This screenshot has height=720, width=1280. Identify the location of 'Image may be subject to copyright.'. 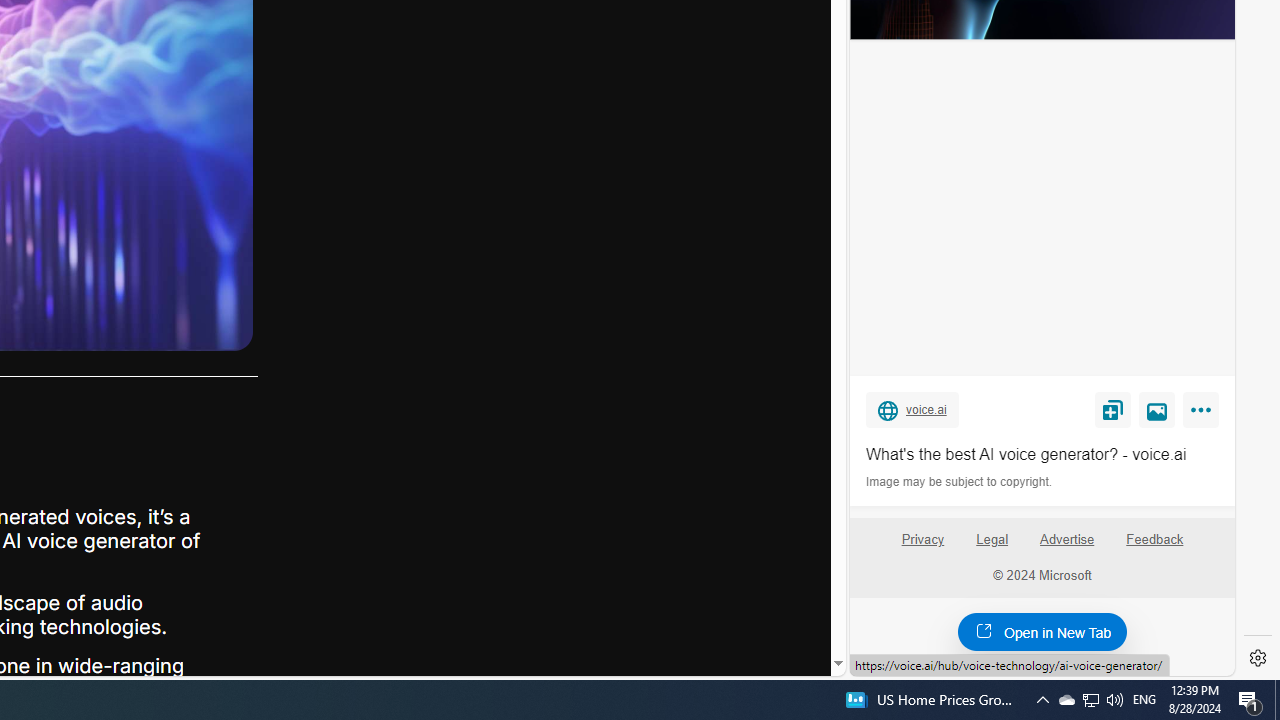
(960, 482).